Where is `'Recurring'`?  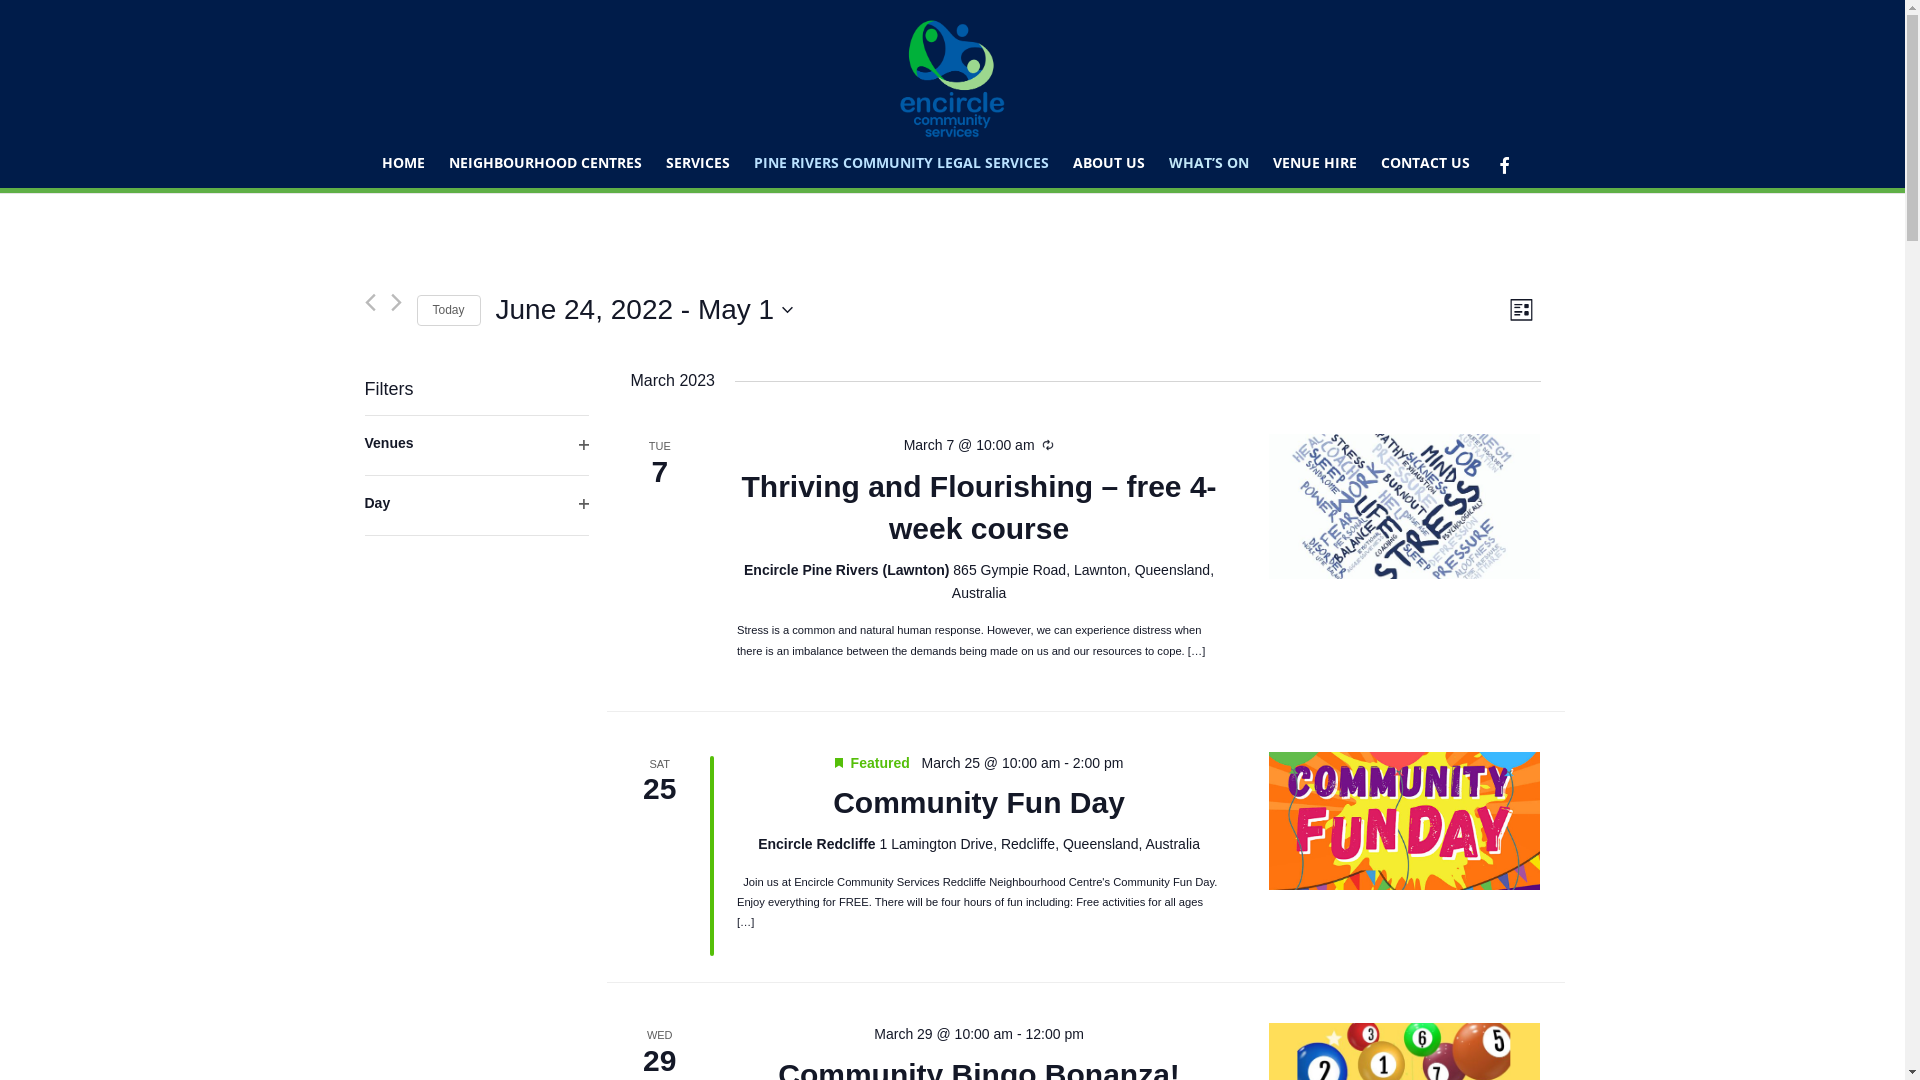
'Recurring' is located at coordinates (1040, 445).